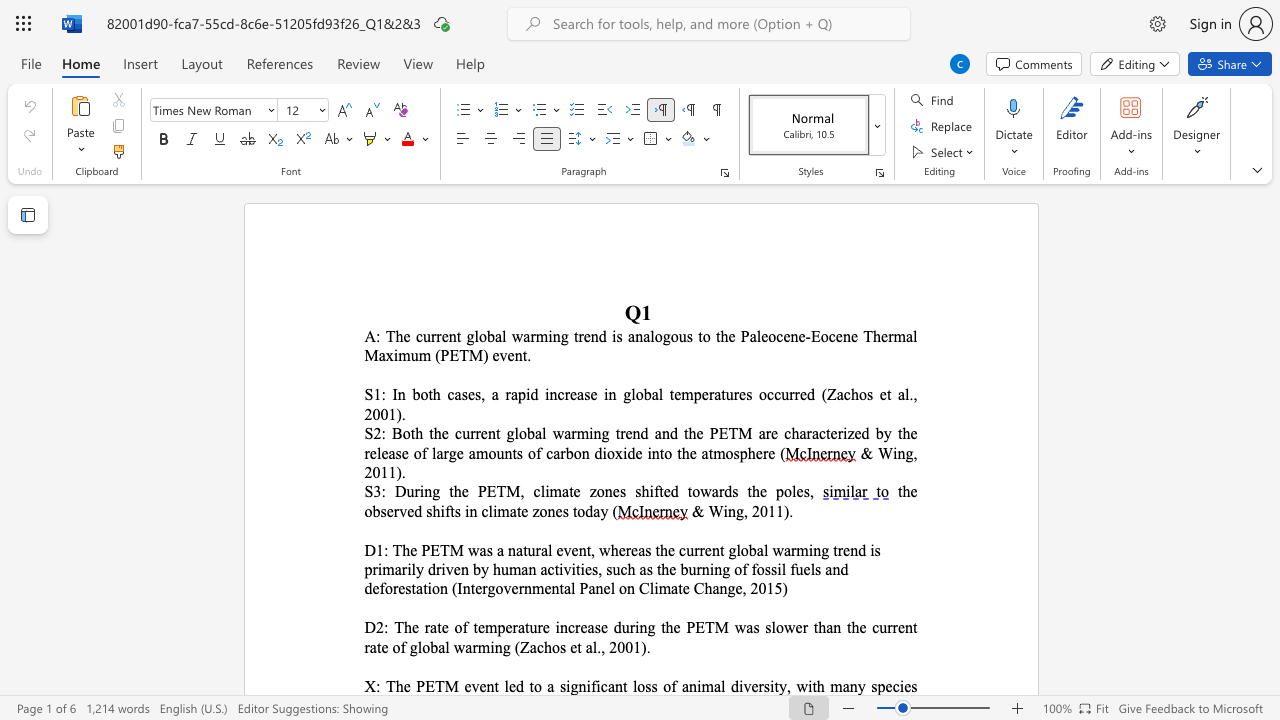  I want to click on the space between the continuous character "t" and "u" in the text, so click(725, 394).